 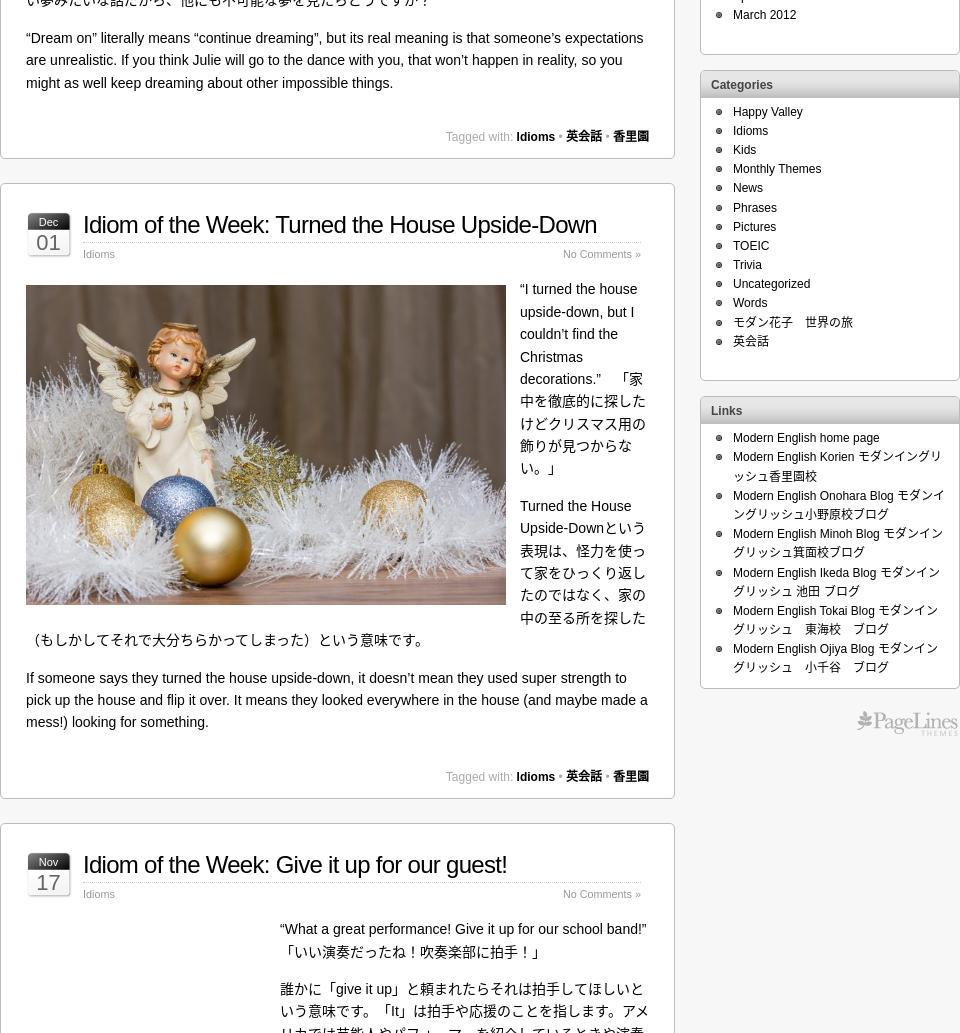 I want to click on 'Modern English Minoh Blog モダンイングリッシュ箕面校ブログ', so click(x=837, y=542).